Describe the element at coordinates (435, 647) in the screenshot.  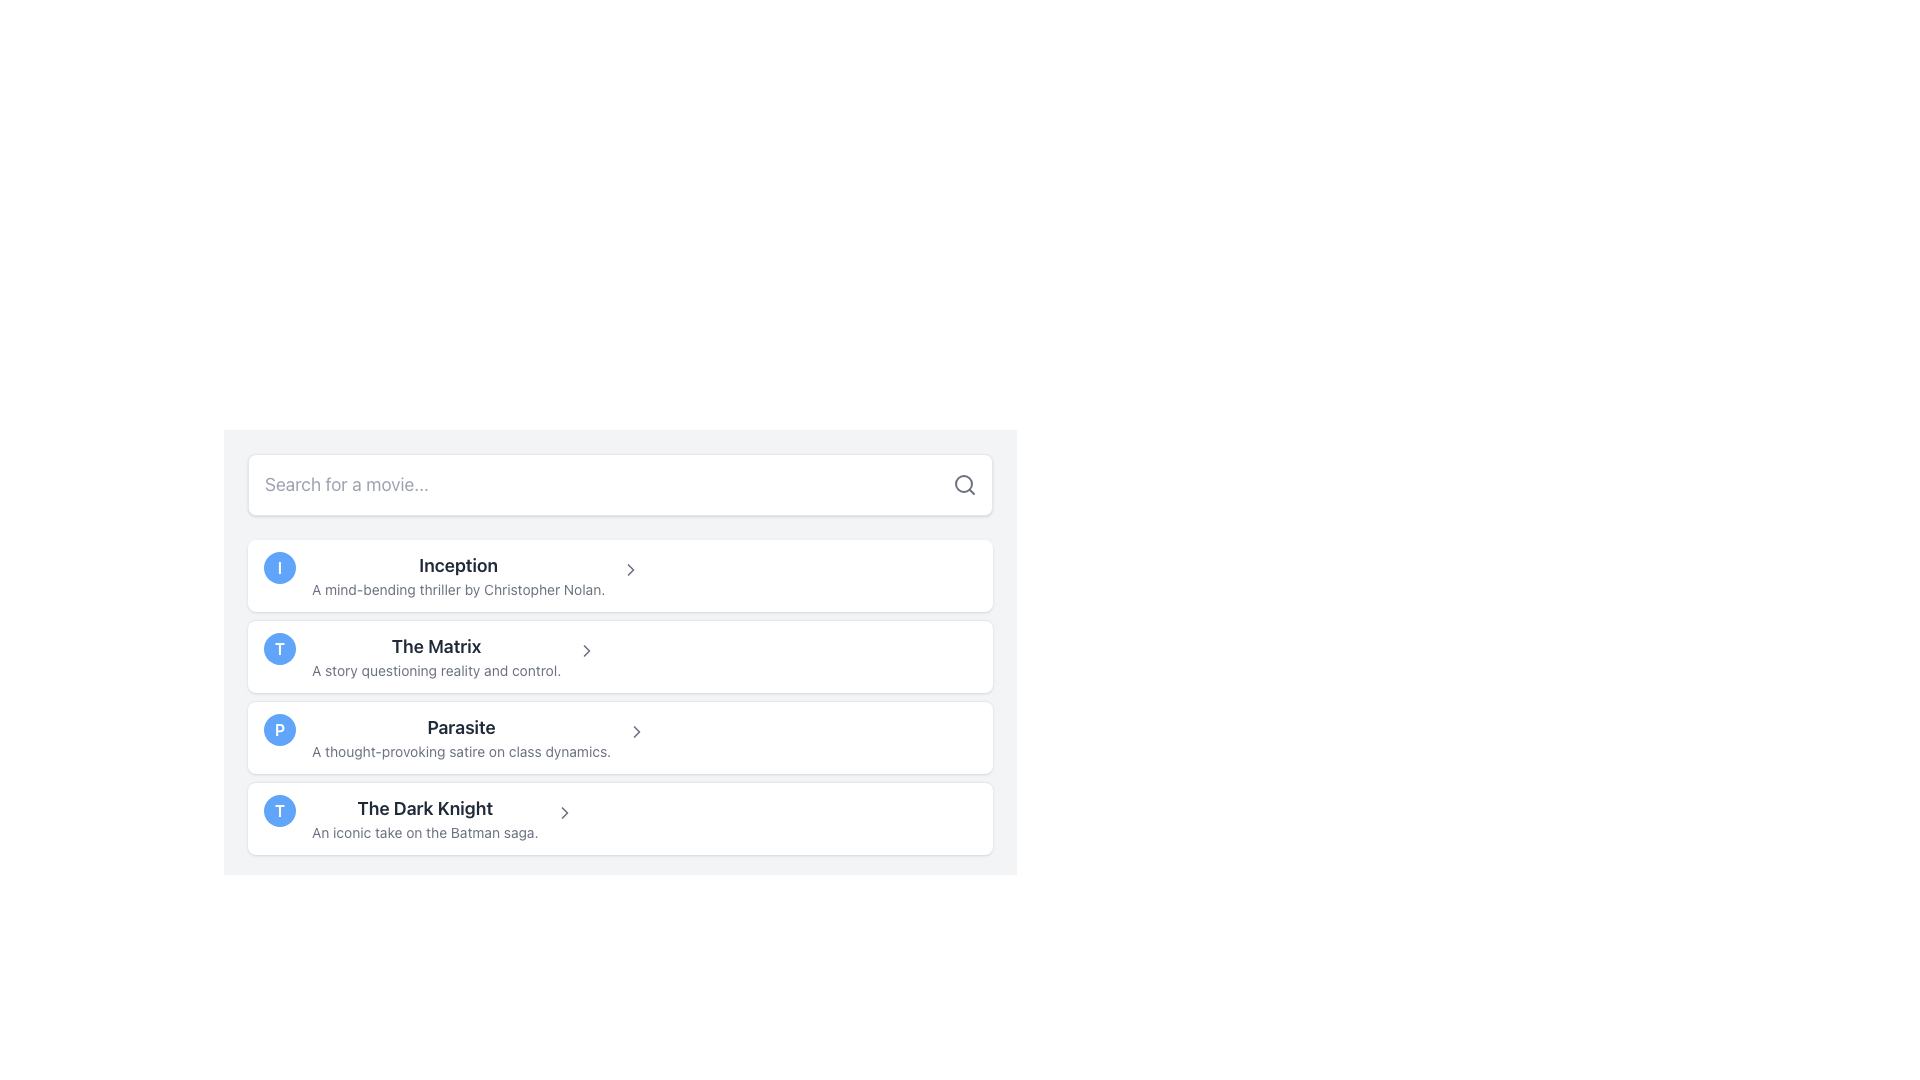
I see `the title 'The Matrix', which is the first text element in the list entry section, styled in bold black typography and positioned above the subtitle` at that location.